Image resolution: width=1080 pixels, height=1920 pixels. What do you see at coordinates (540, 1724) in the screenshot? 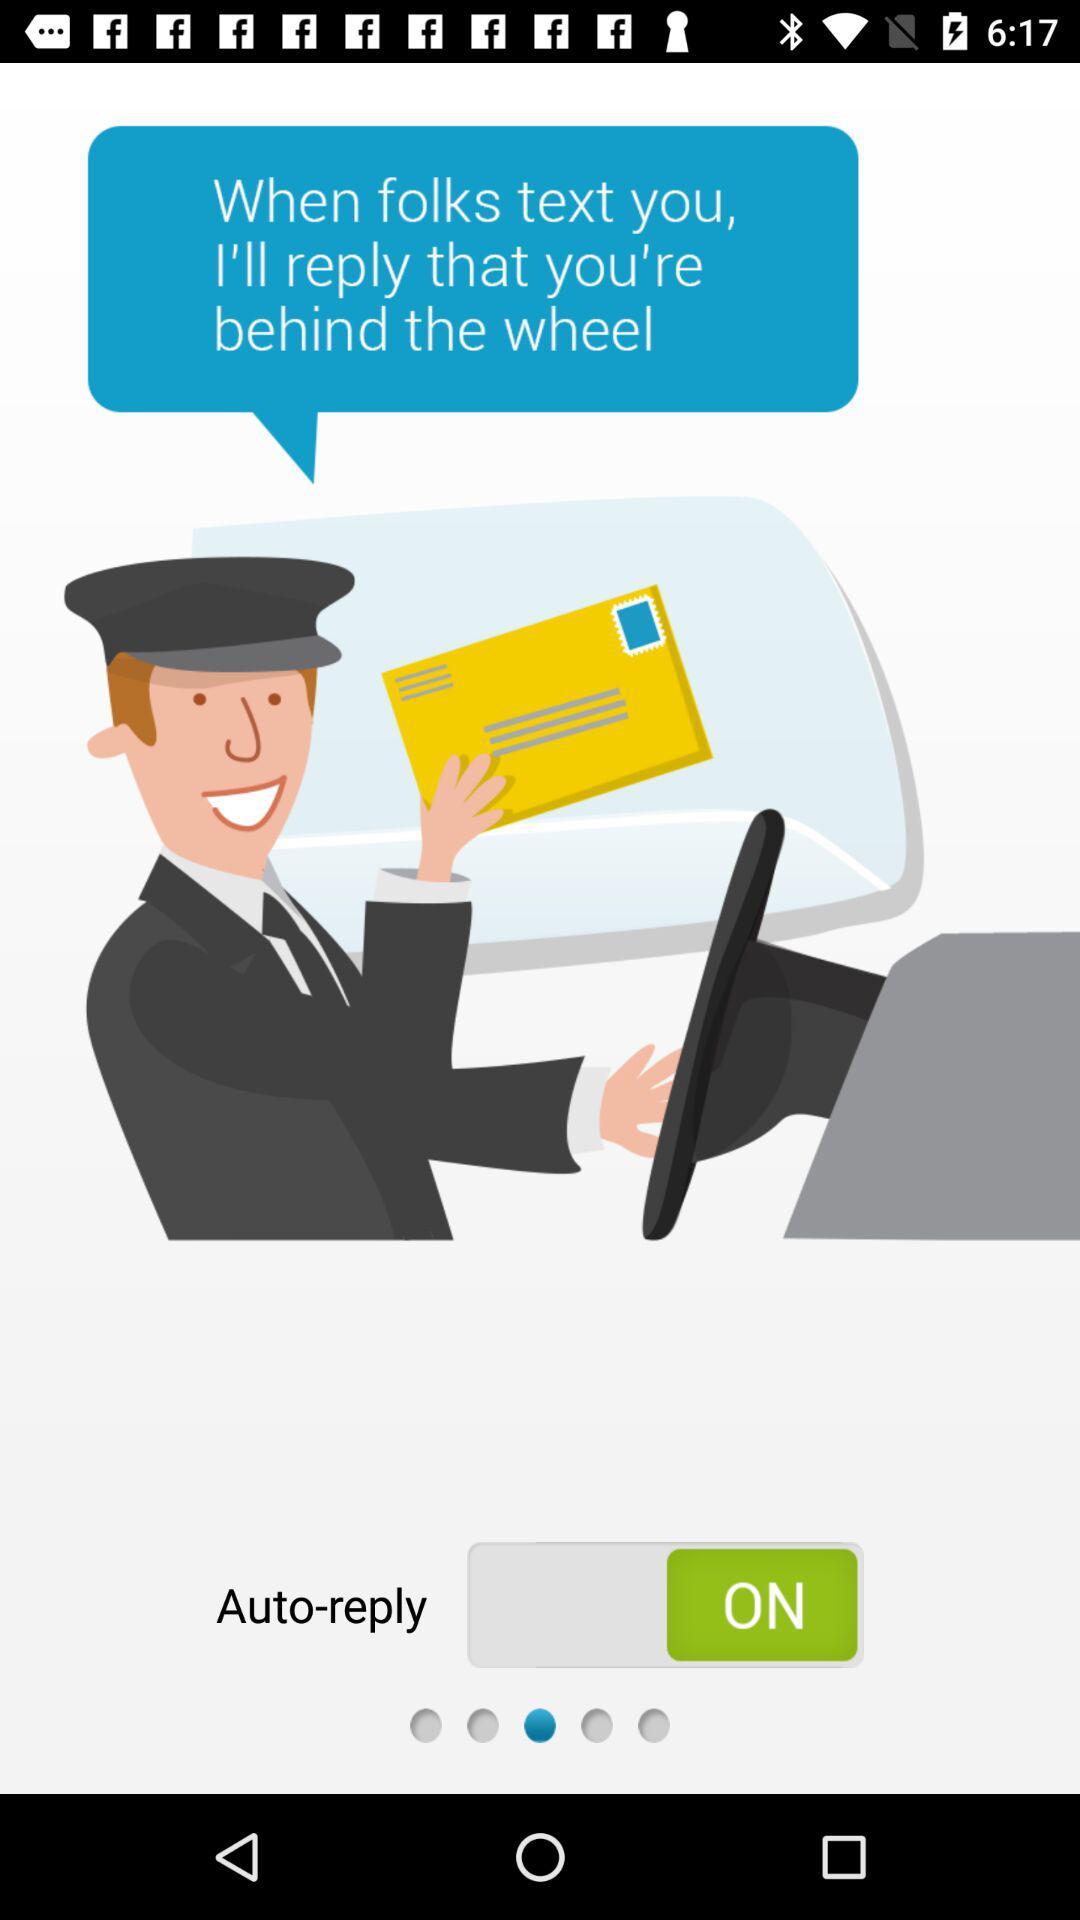
I see `web page dot` at bounding box center [540, 1724].